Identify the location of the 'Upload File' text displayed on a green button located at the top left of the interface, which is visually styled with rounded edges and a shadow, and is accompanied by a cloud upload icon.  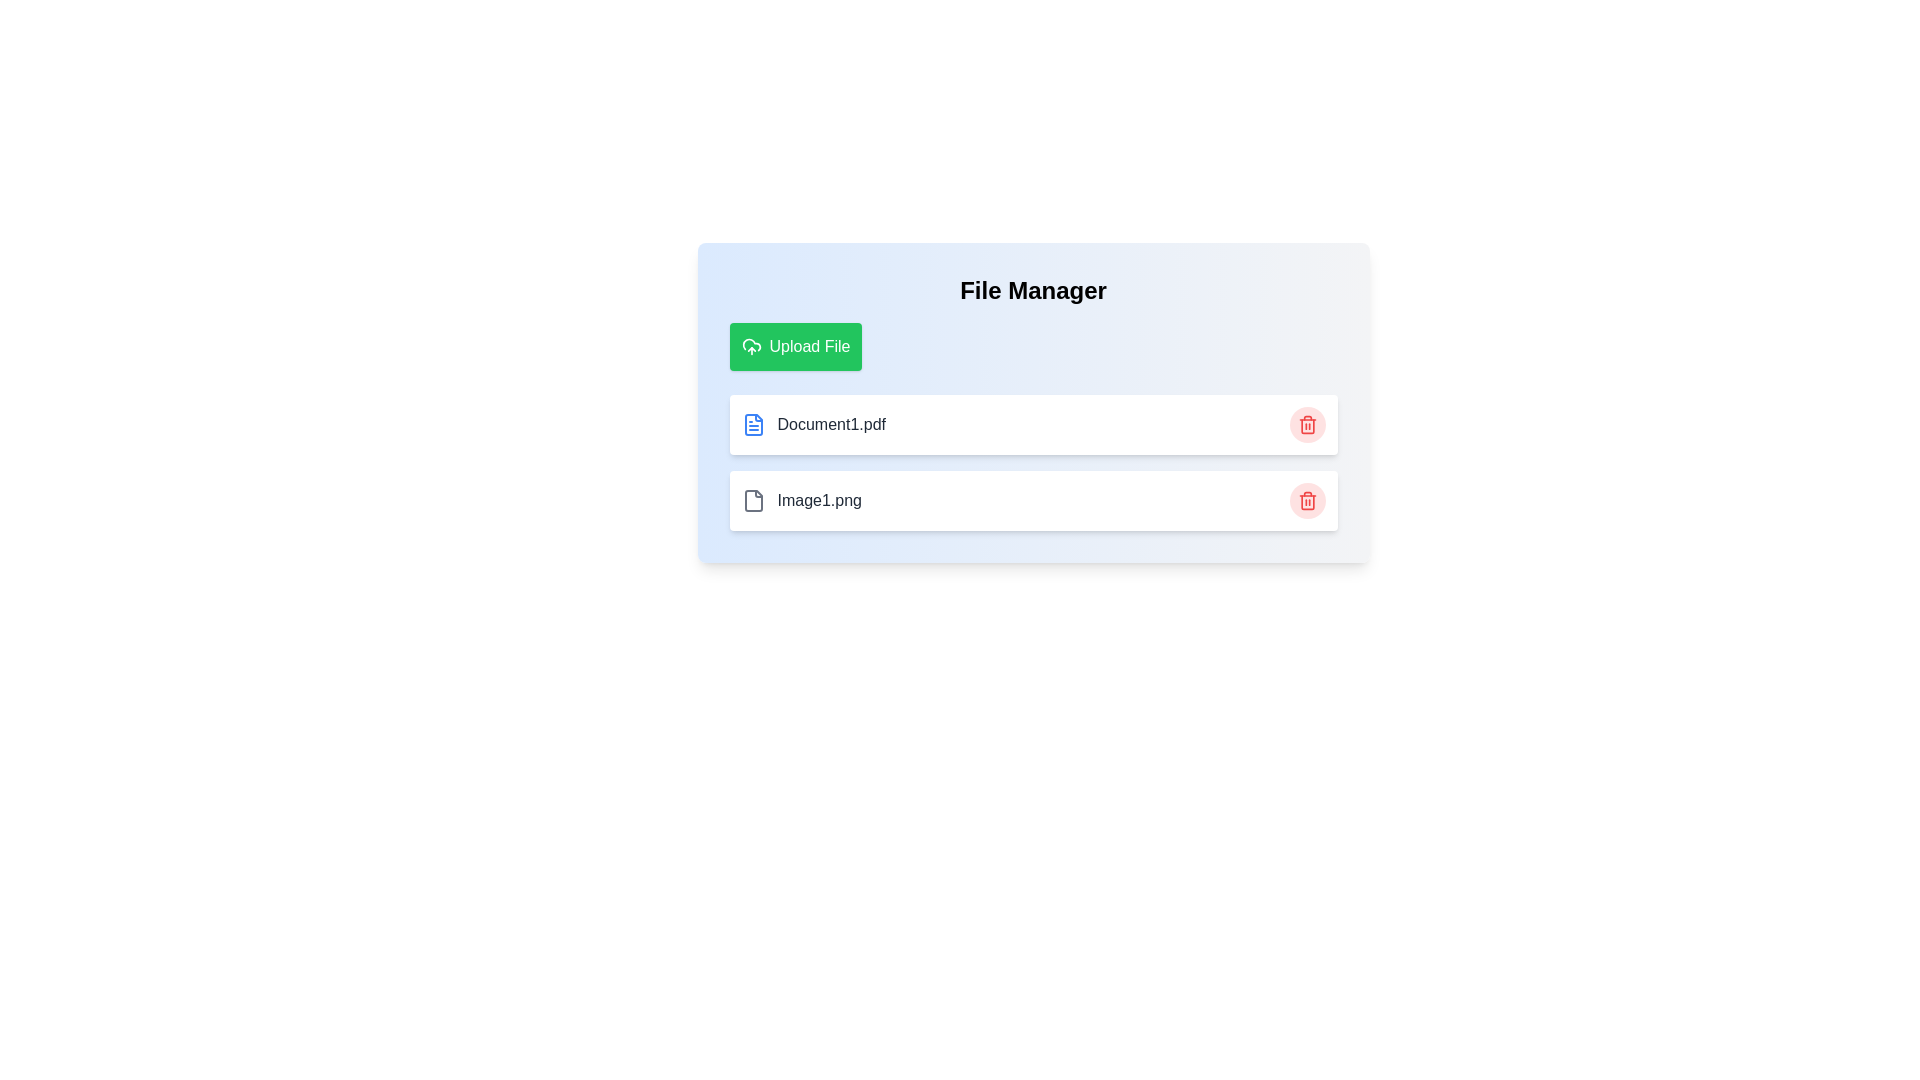
(810, 346).